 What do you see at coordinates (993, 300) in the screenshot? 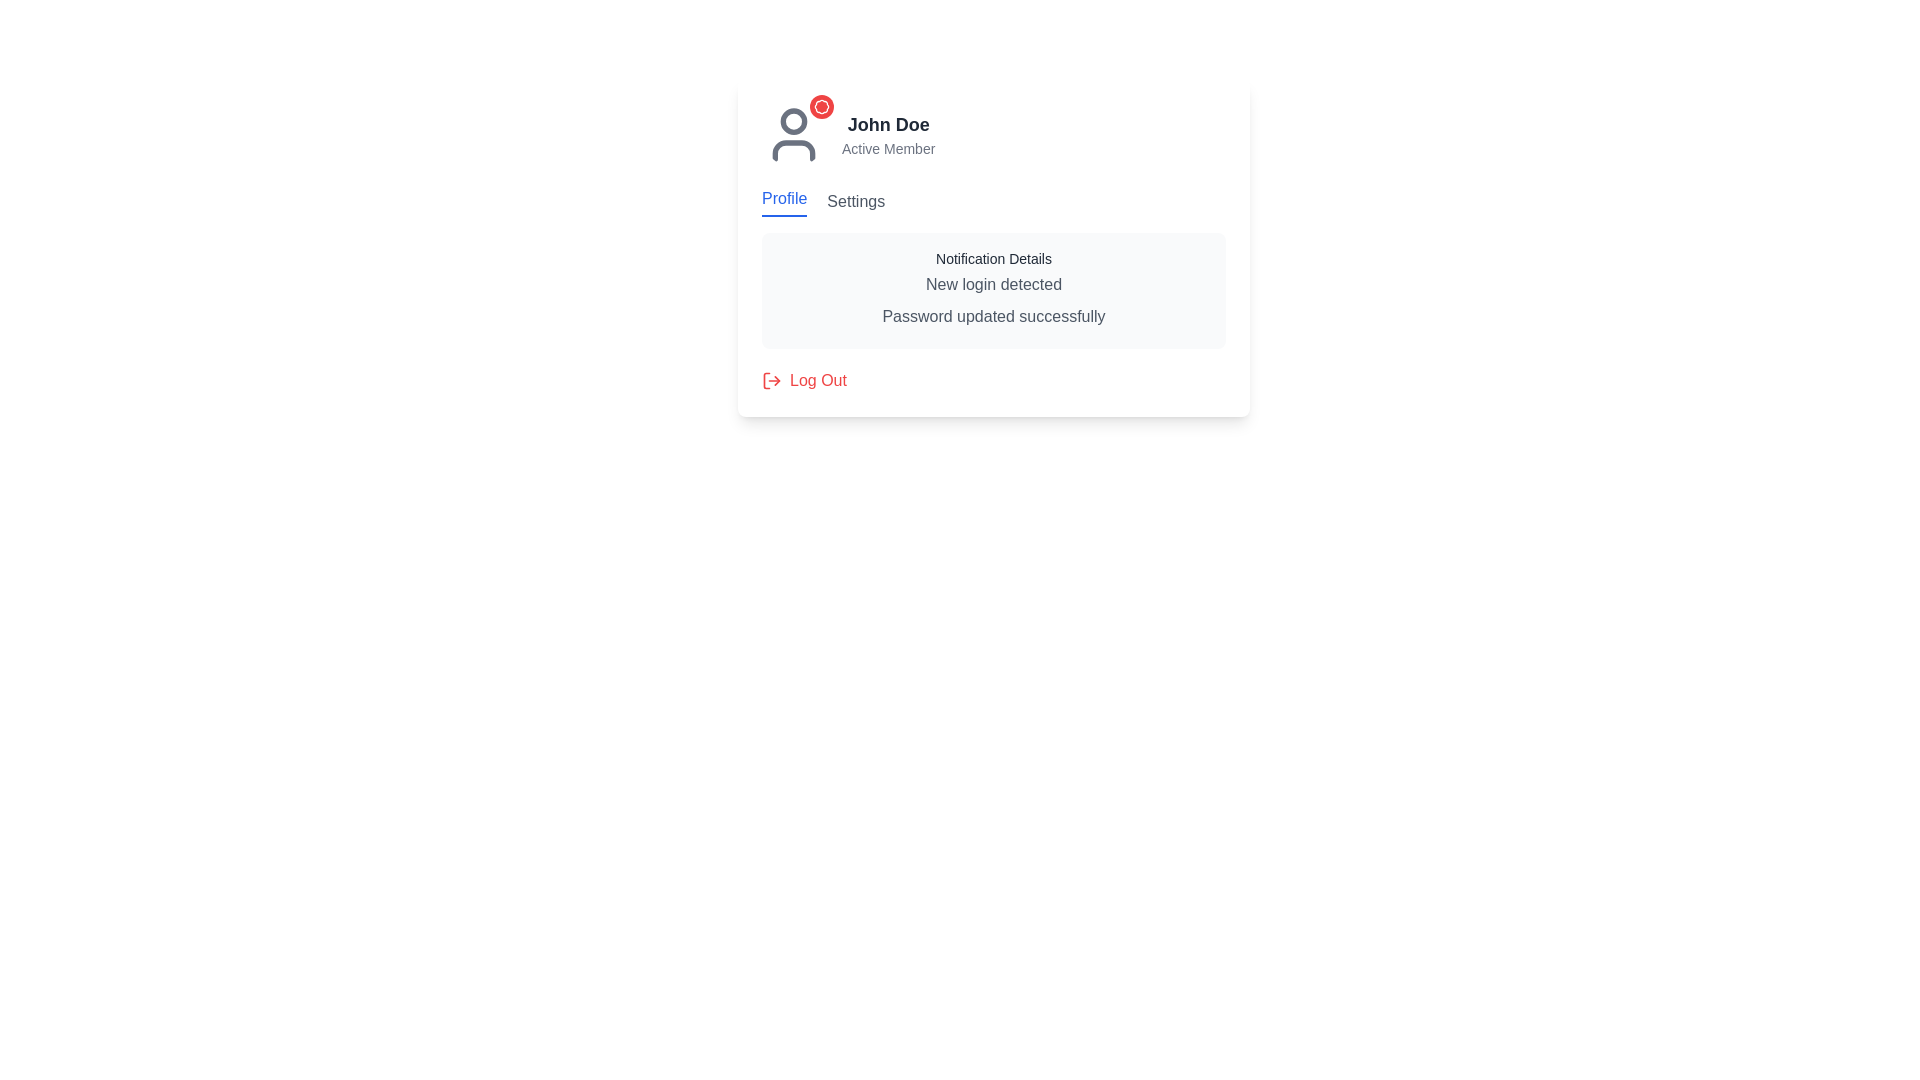
I see `the notification summary text block within the 'Notification Details' card` at bounding box center [993, 300].